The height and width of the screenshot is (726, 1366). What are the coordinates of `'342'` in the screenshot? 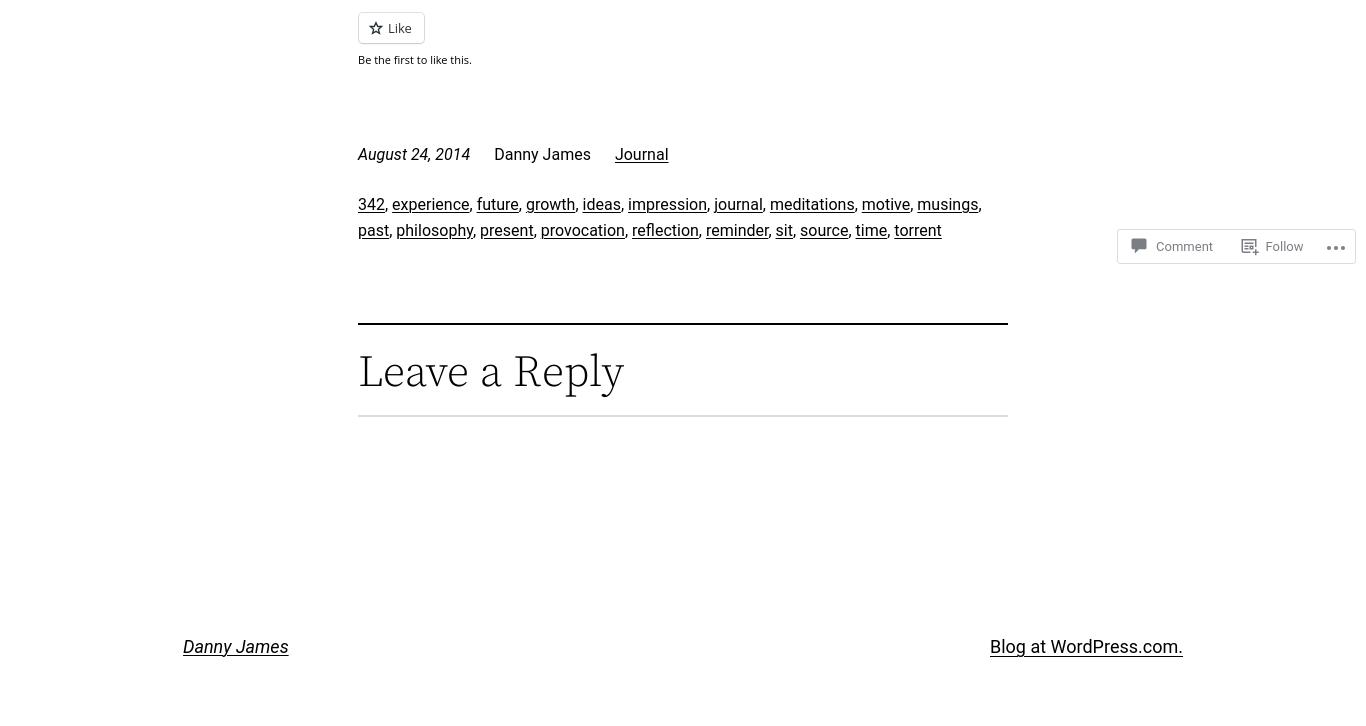 It's located at (370, 203).